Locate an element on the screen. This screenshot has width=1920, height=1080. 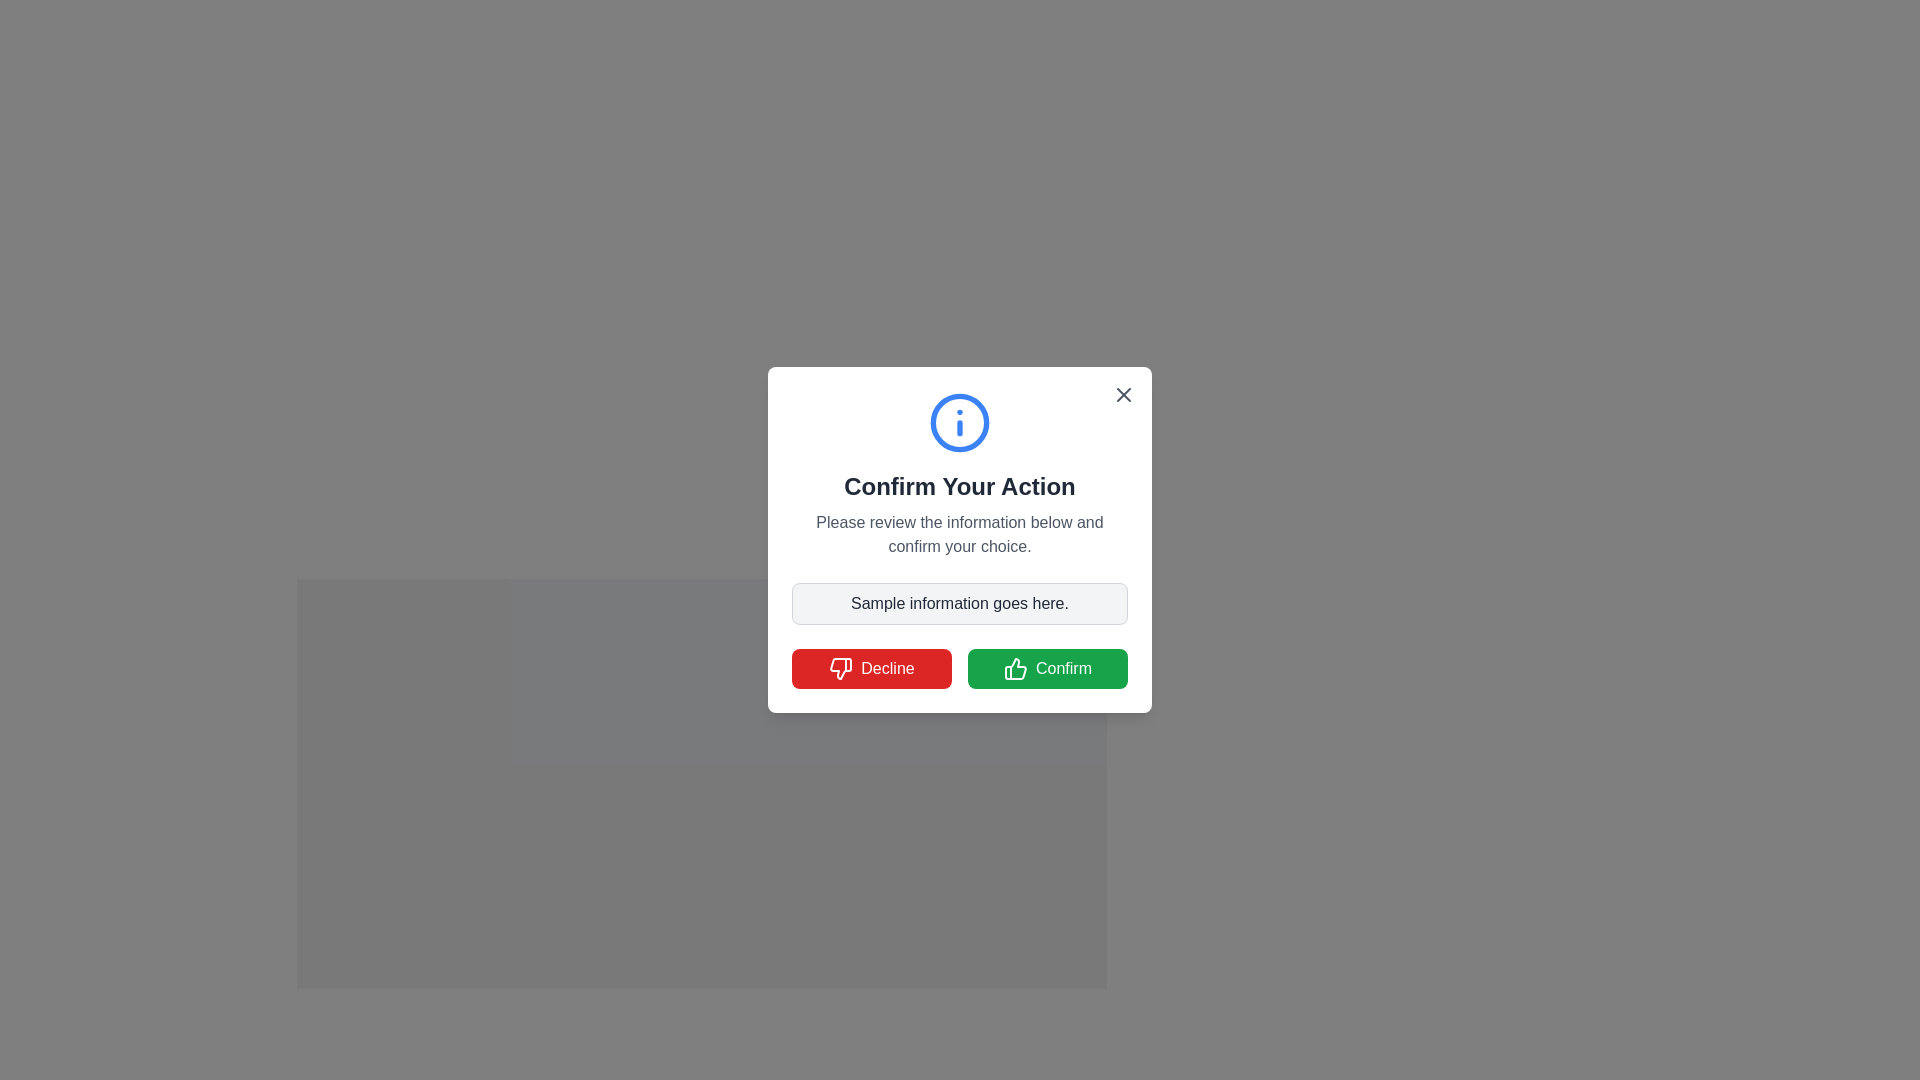
the 'thumbs down' icon located to the left of the 'Decline' button is located at coordinates (841, 668).